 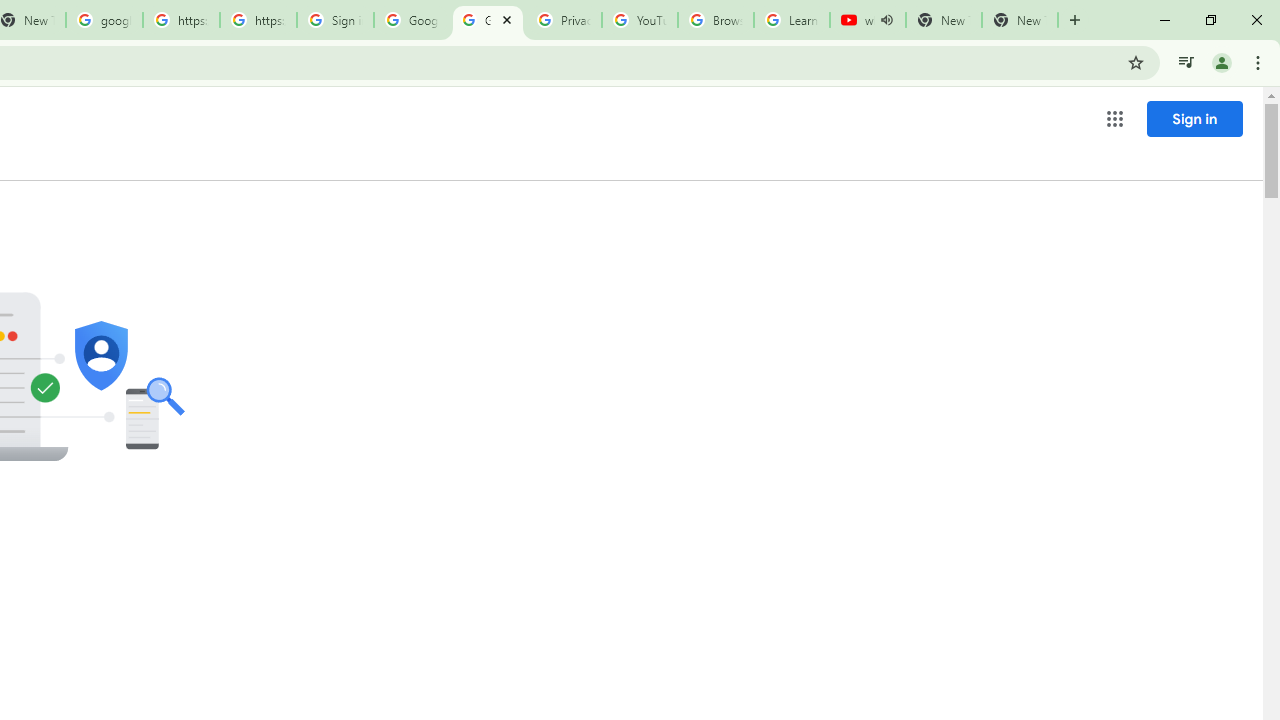 What do you see at coordinates (335, 20) in the screenshot?
I see `'Sign in - Google Accounts'` at bounding box center [335, 20].